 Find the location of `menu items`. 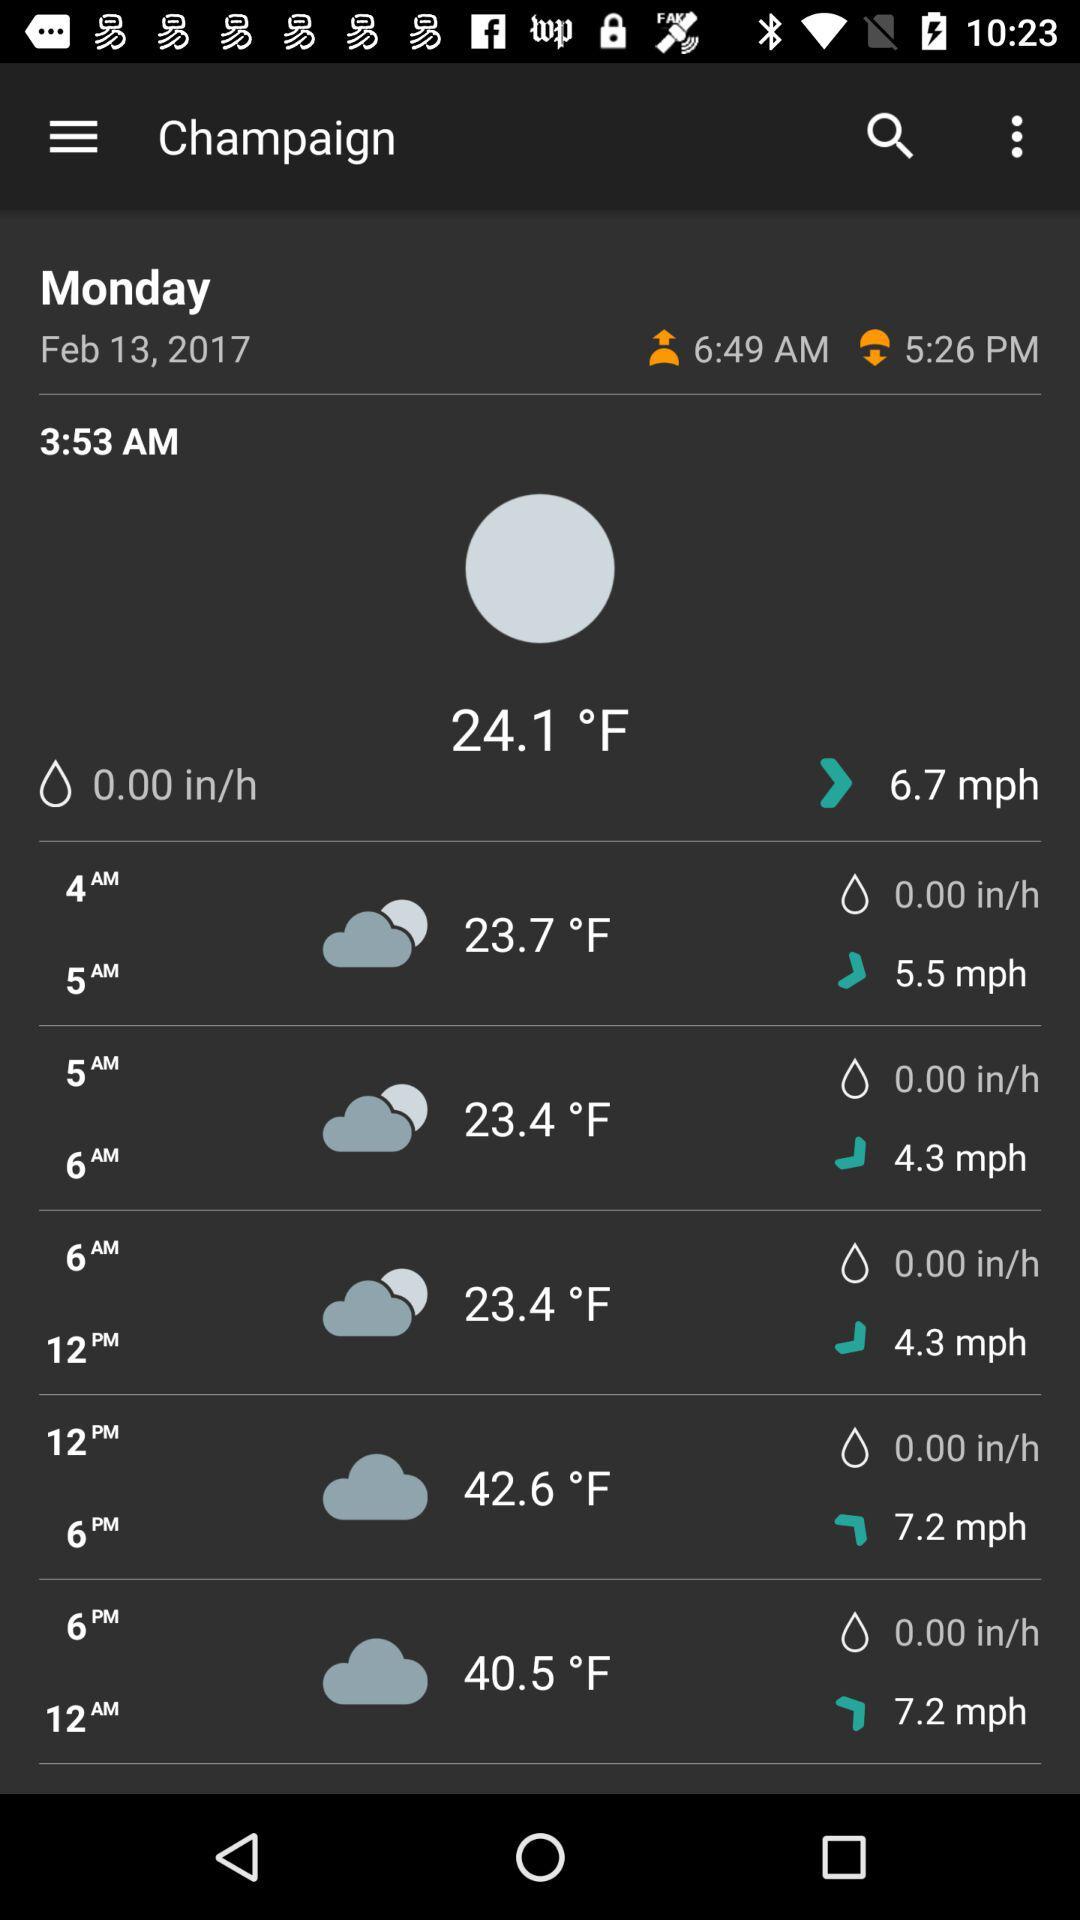

menu items is located at coordinates (72, 135).